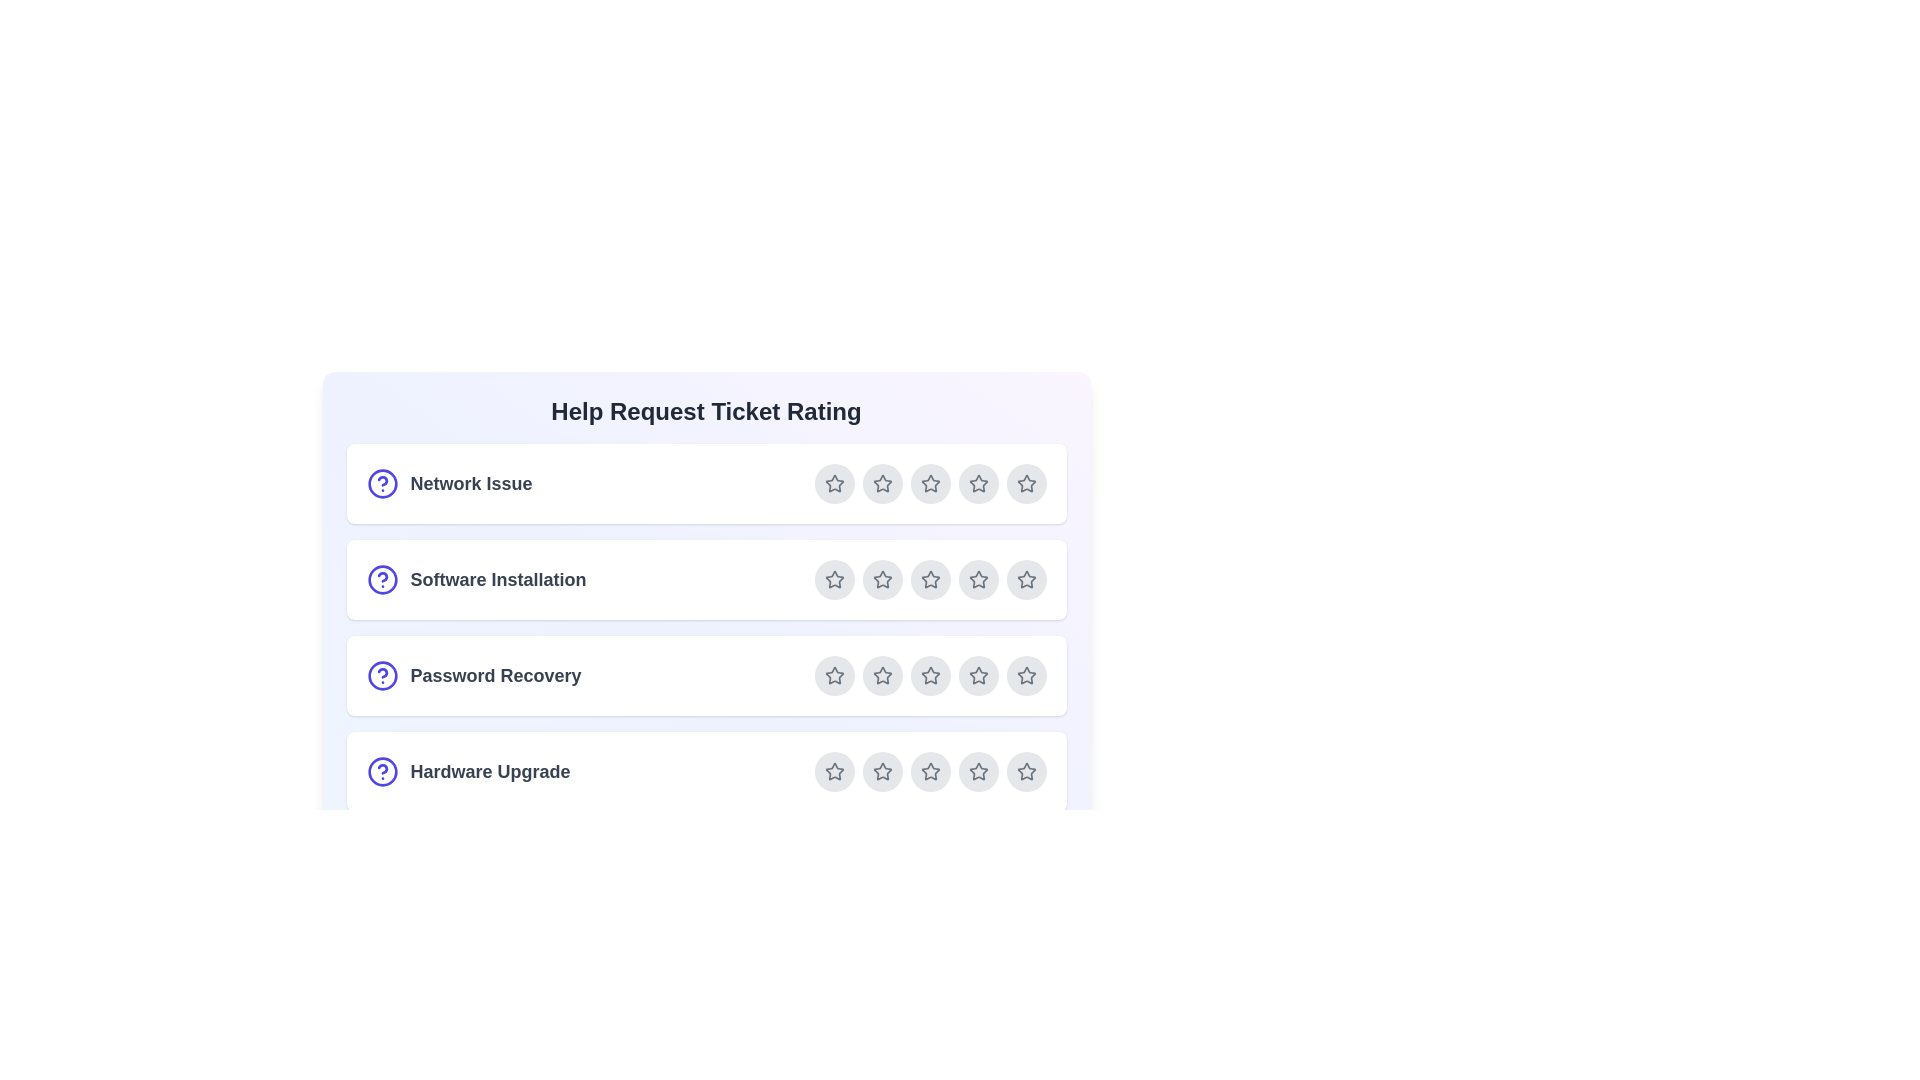 The image size is (1920, 1080). Describe the element at coordinates (978, 483) in the screenshot. I see `the star corresponding to 4 for the ticket Network Issue` at that location.